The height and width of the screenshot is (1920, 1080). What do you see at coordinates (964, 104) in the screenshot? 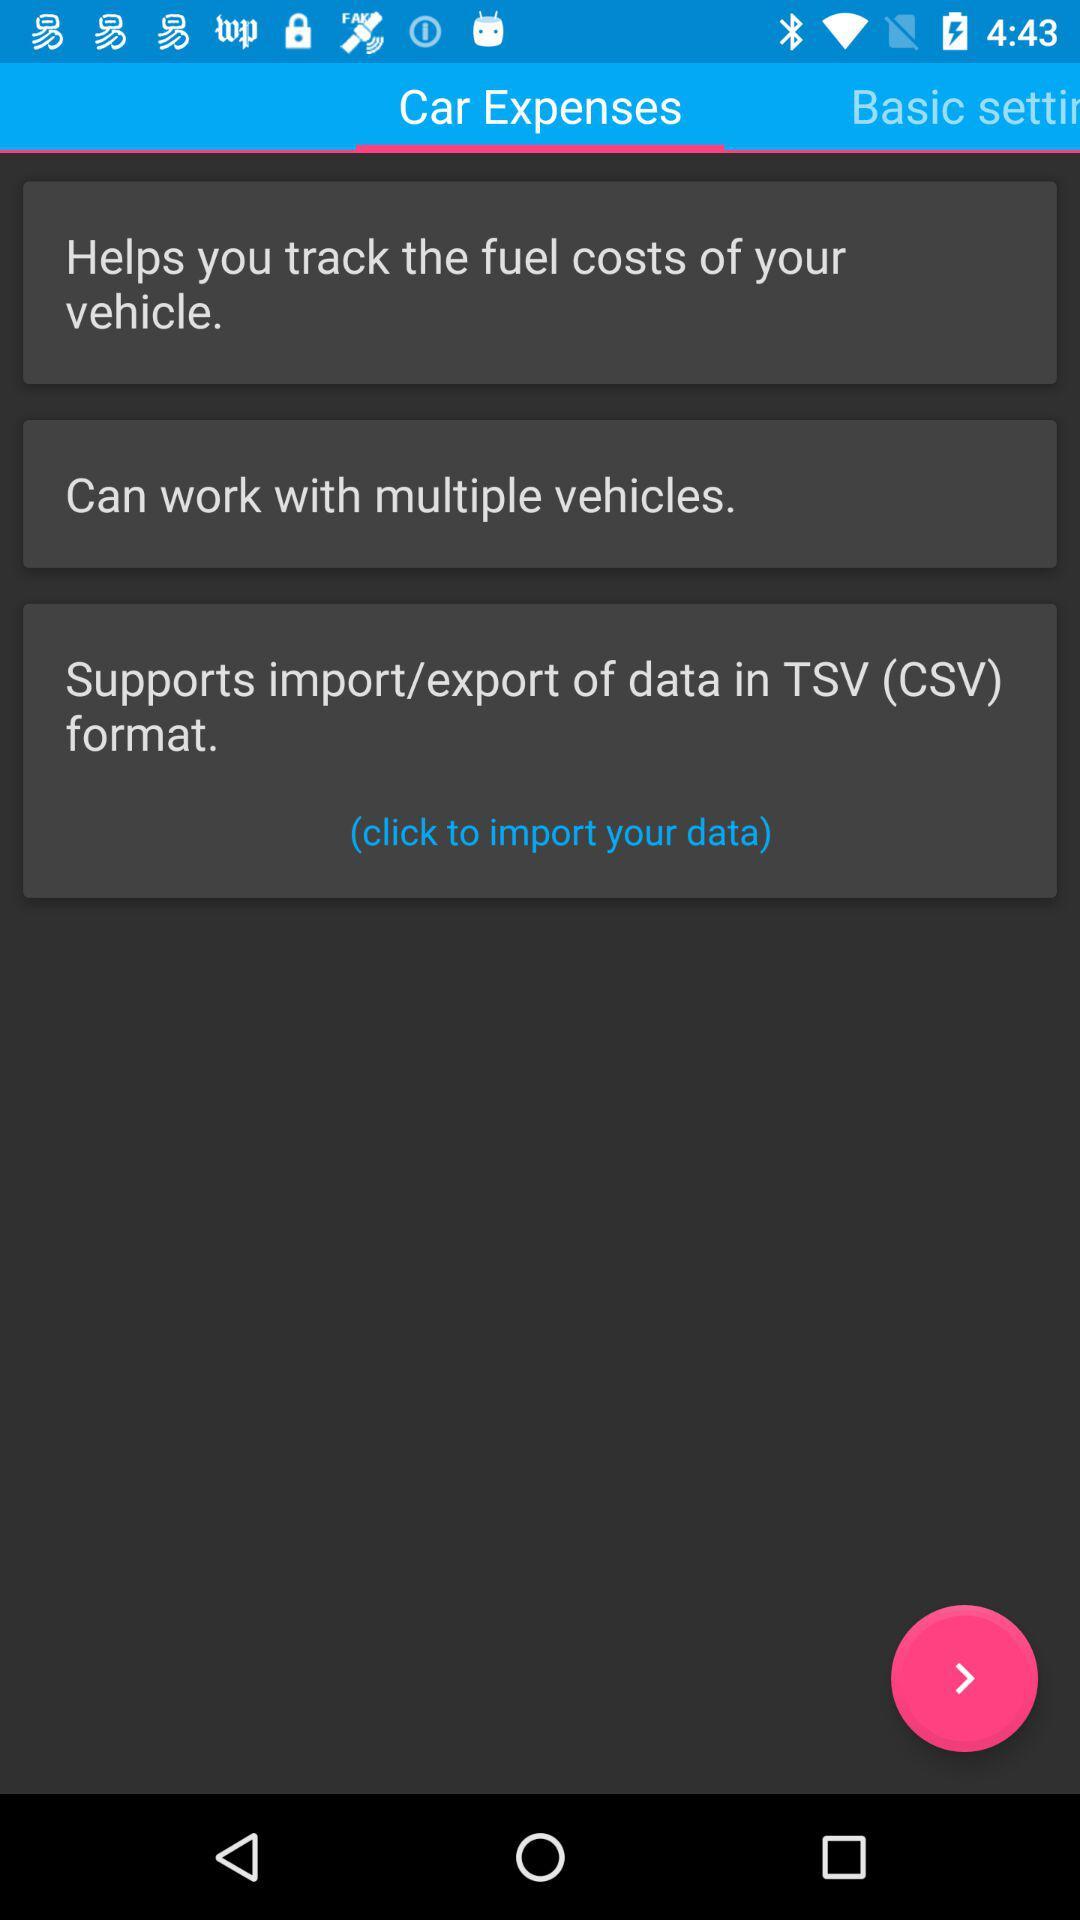
I see `the icon to the right of the car expenses icon` at bounding box center [964, 104].